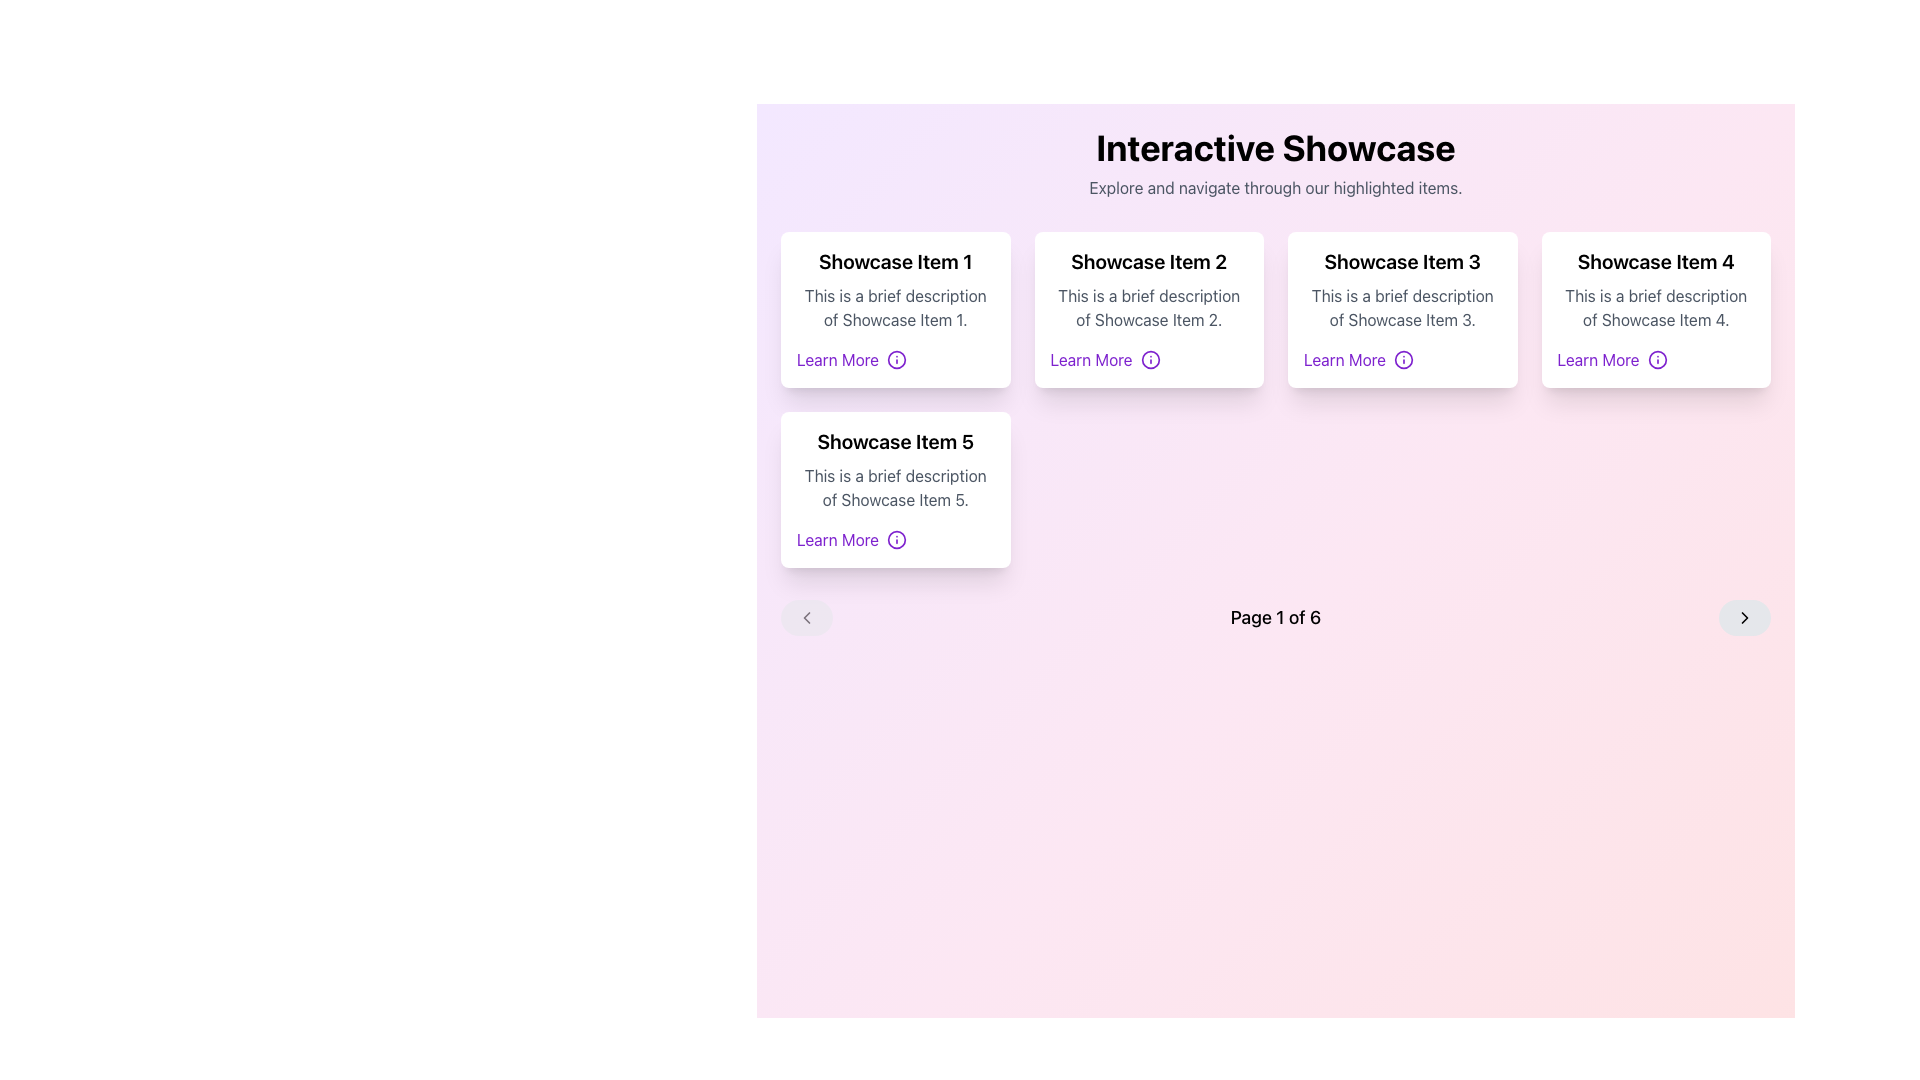  I want to click on the information icon located to the right of the 'Learn More' text within the 'Showcase Item 2' card, so click(1150, 358).